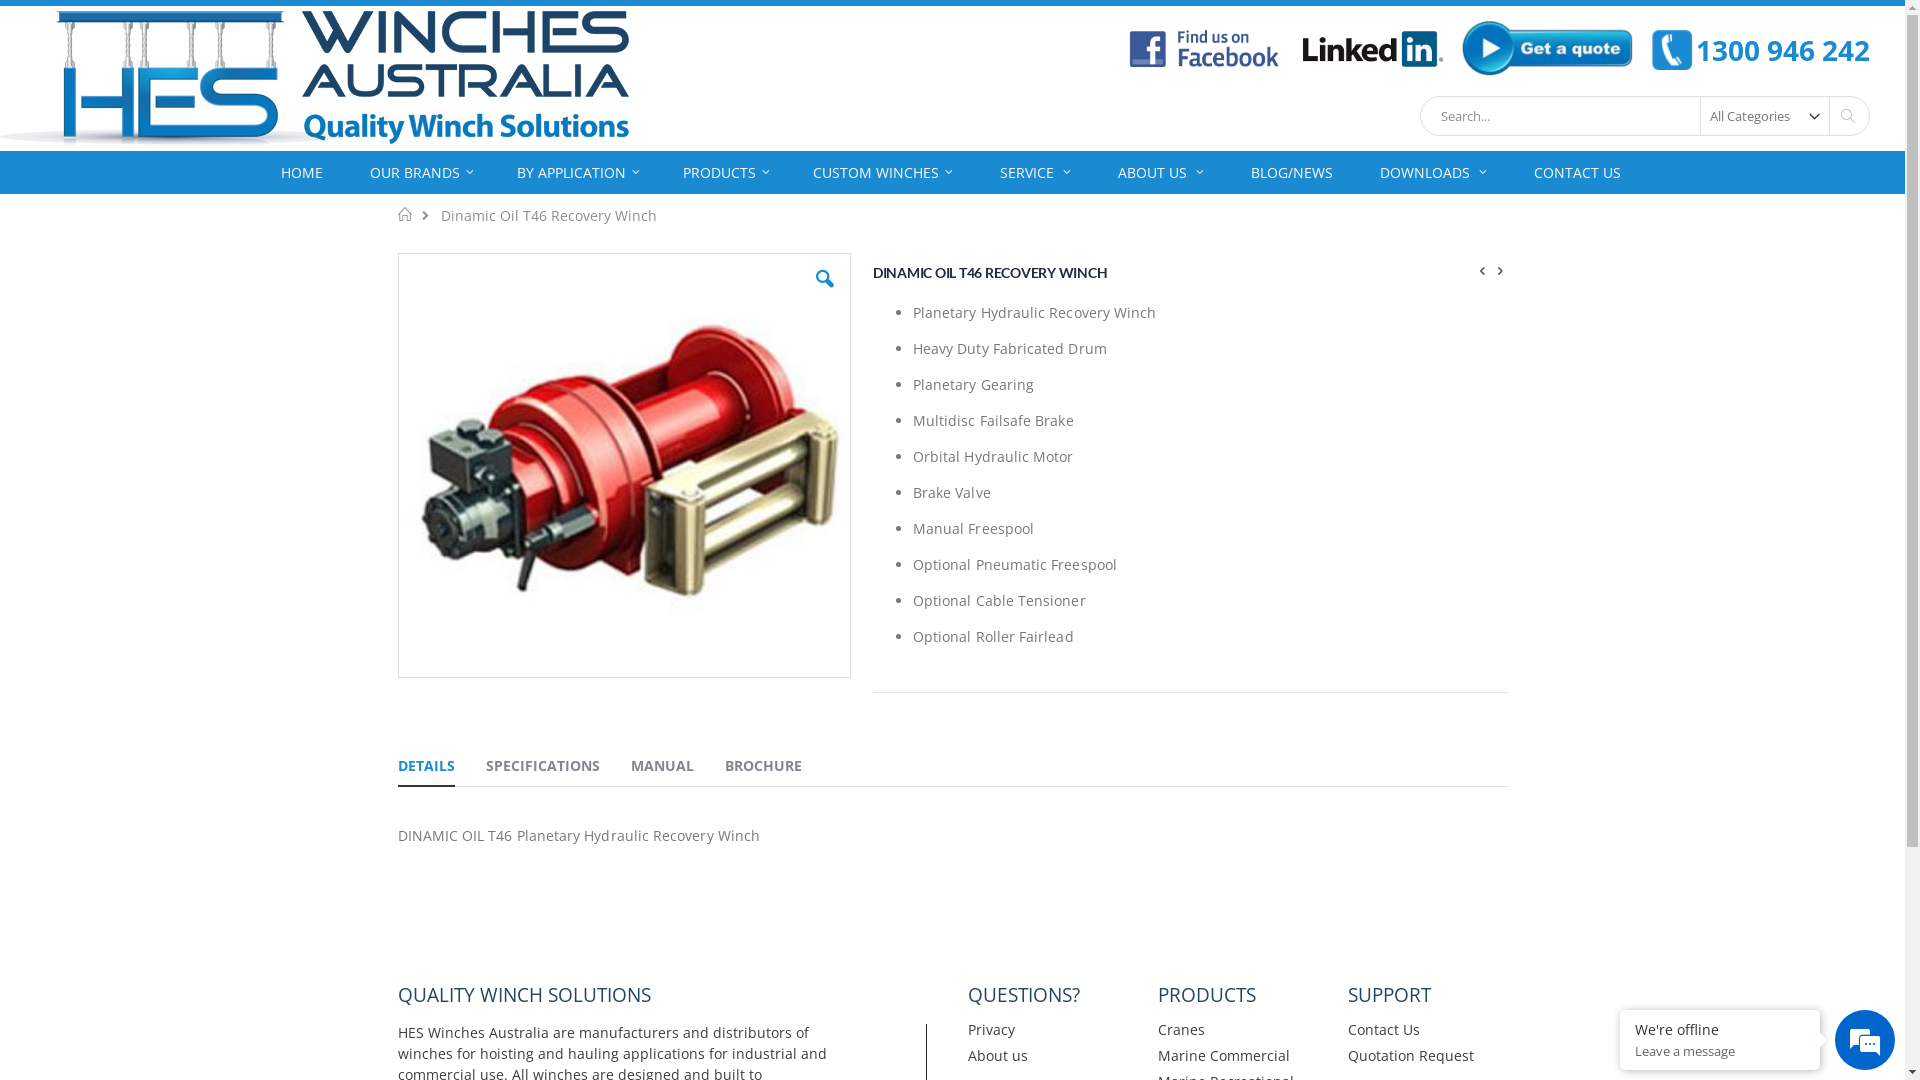 The image size is (1920, 1080). Describe the element at coordinates (421, 171) in the screenshot. I see `'OUR BRANDS'` at that location.